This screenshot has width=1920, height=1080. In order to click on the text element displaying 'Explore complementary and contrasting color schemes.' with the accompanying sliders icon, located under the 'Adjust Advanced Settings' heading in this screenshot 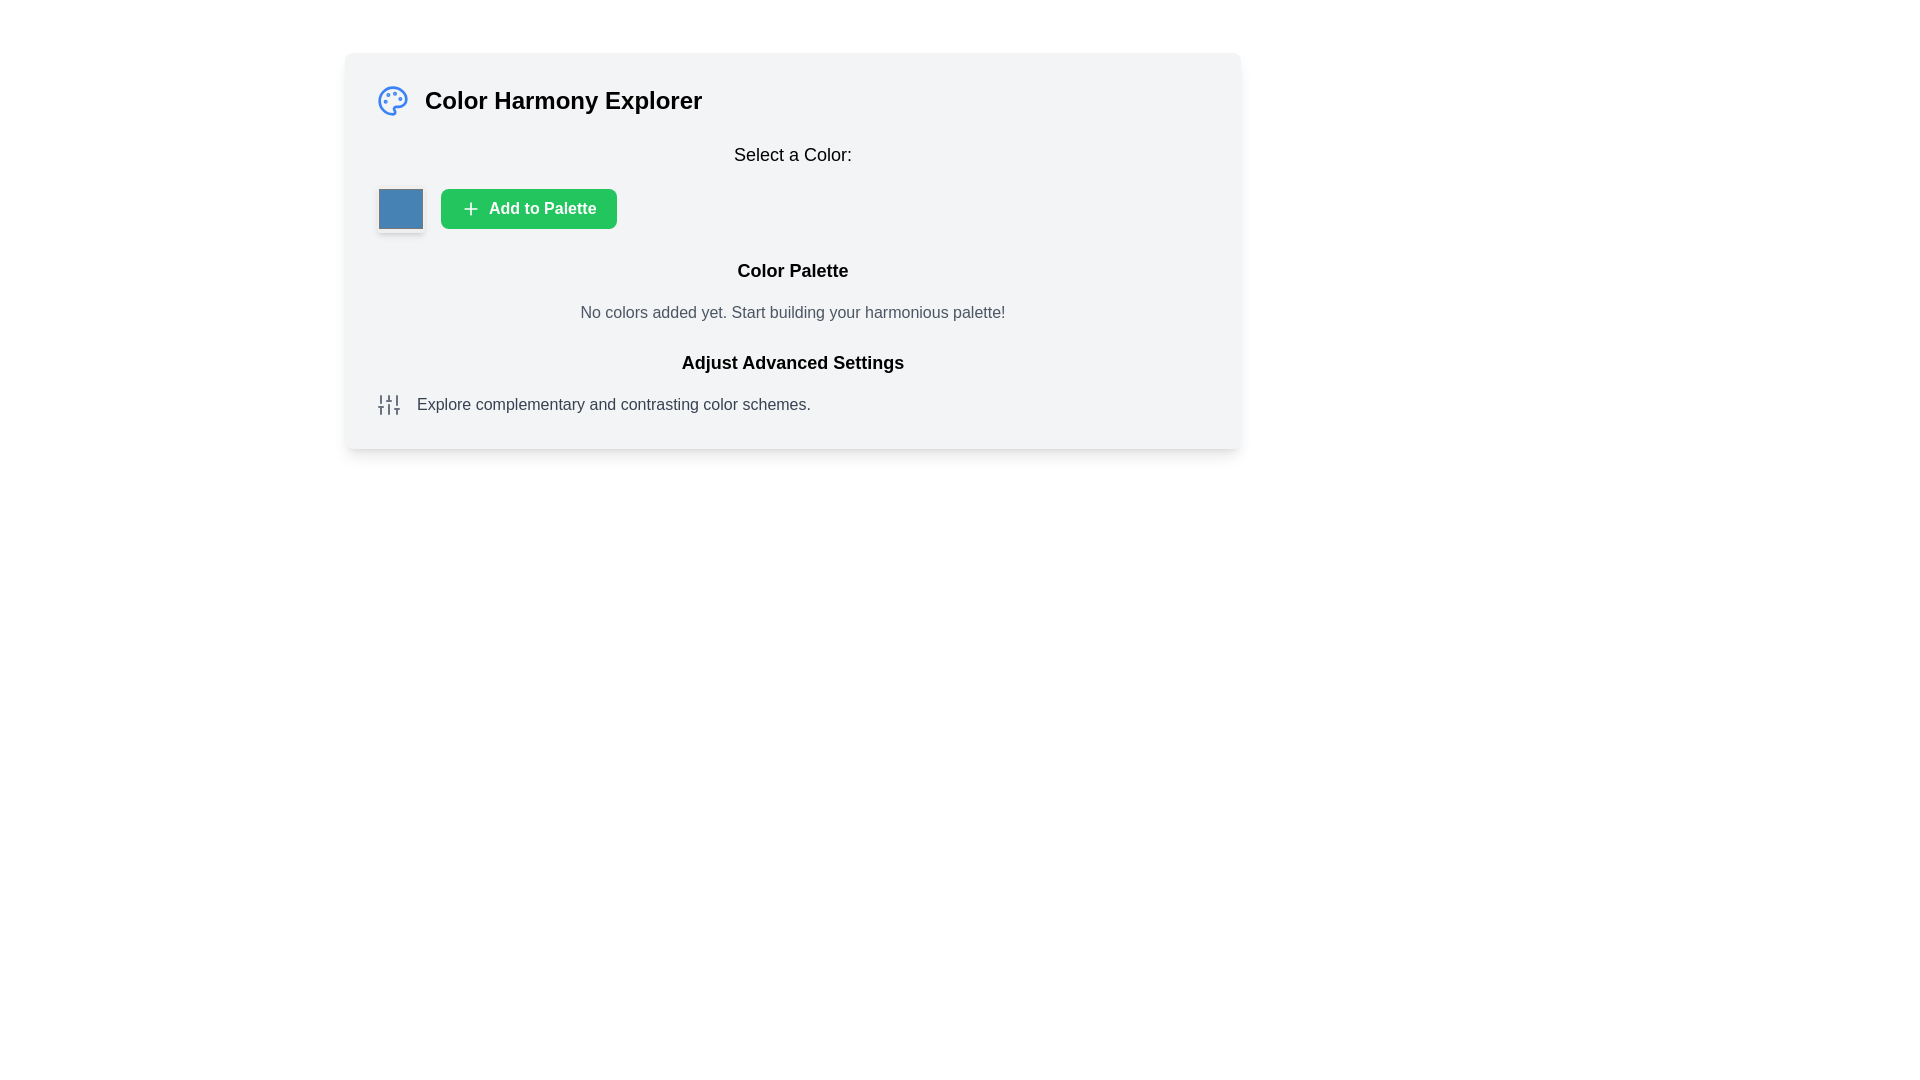, I will do `click(791, 405)`.